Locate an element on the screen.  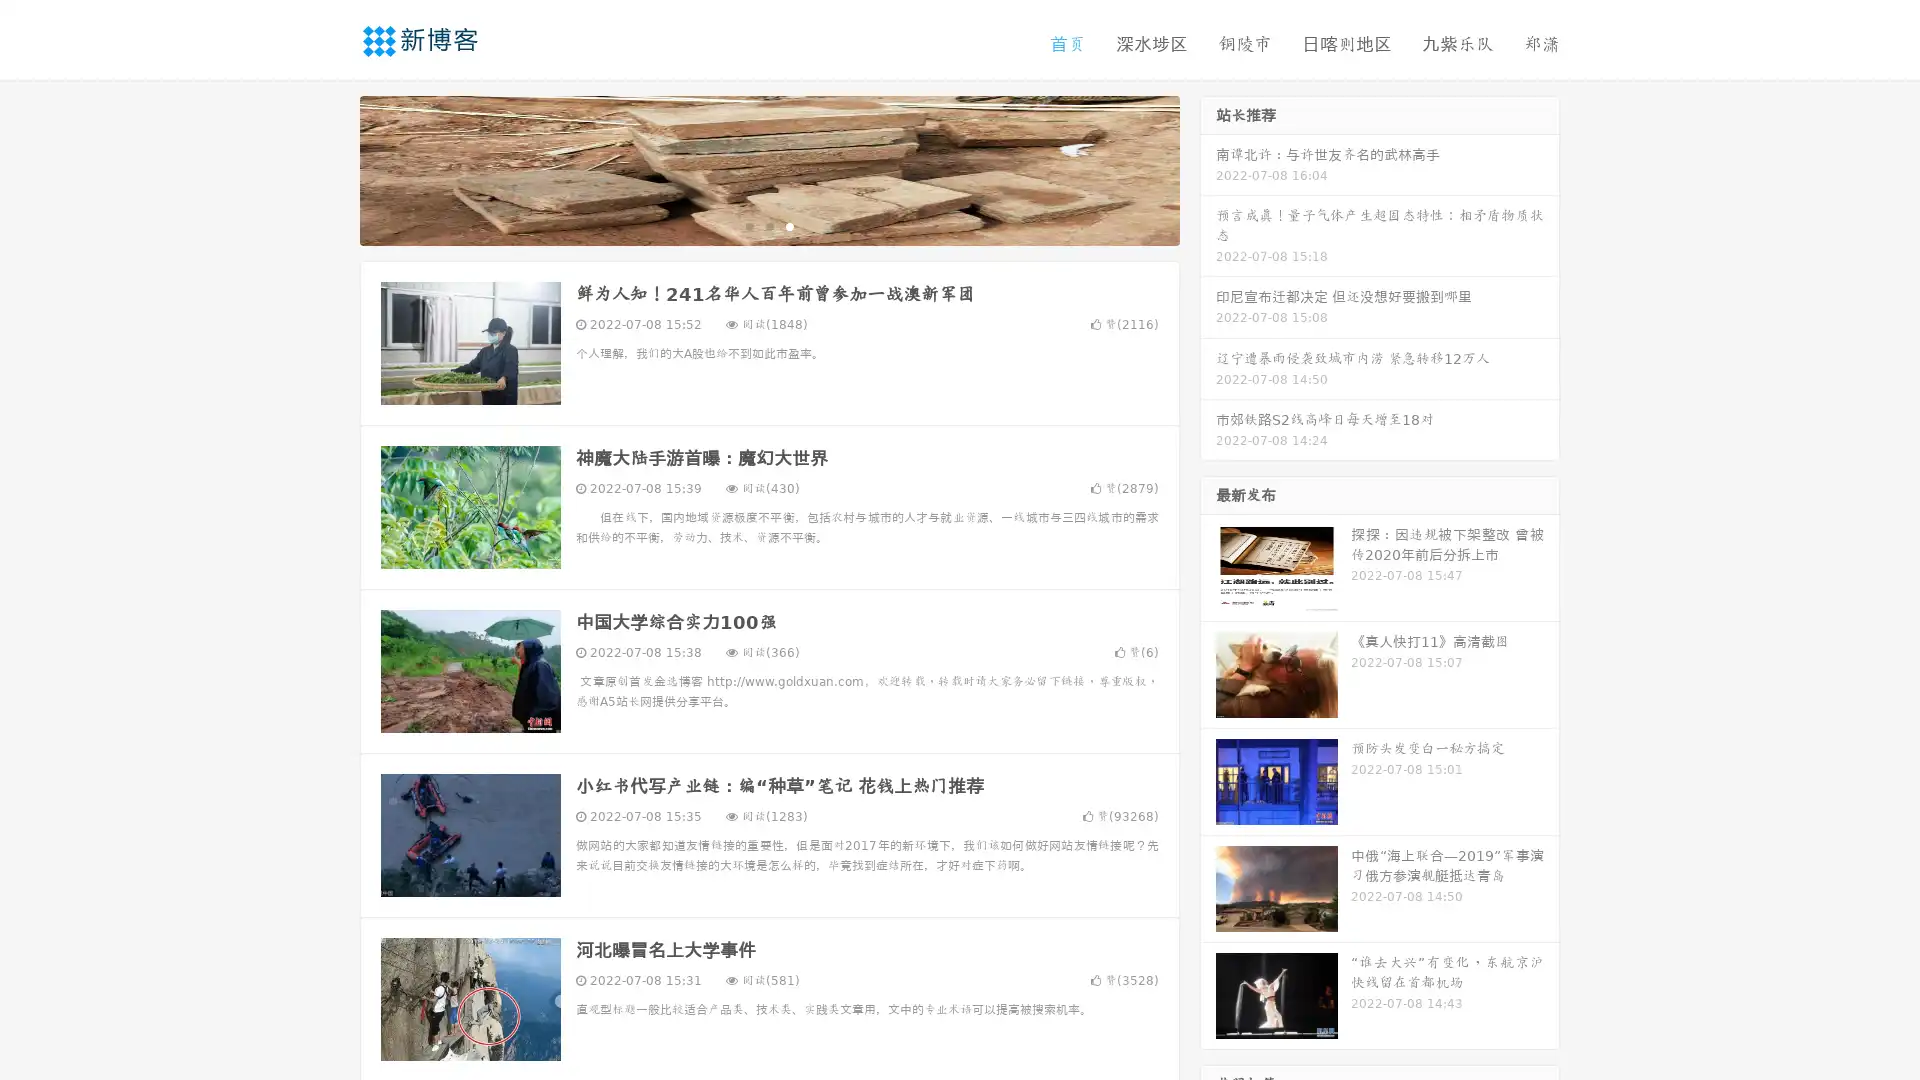
Next slide is located at coordinates (1208, 168).